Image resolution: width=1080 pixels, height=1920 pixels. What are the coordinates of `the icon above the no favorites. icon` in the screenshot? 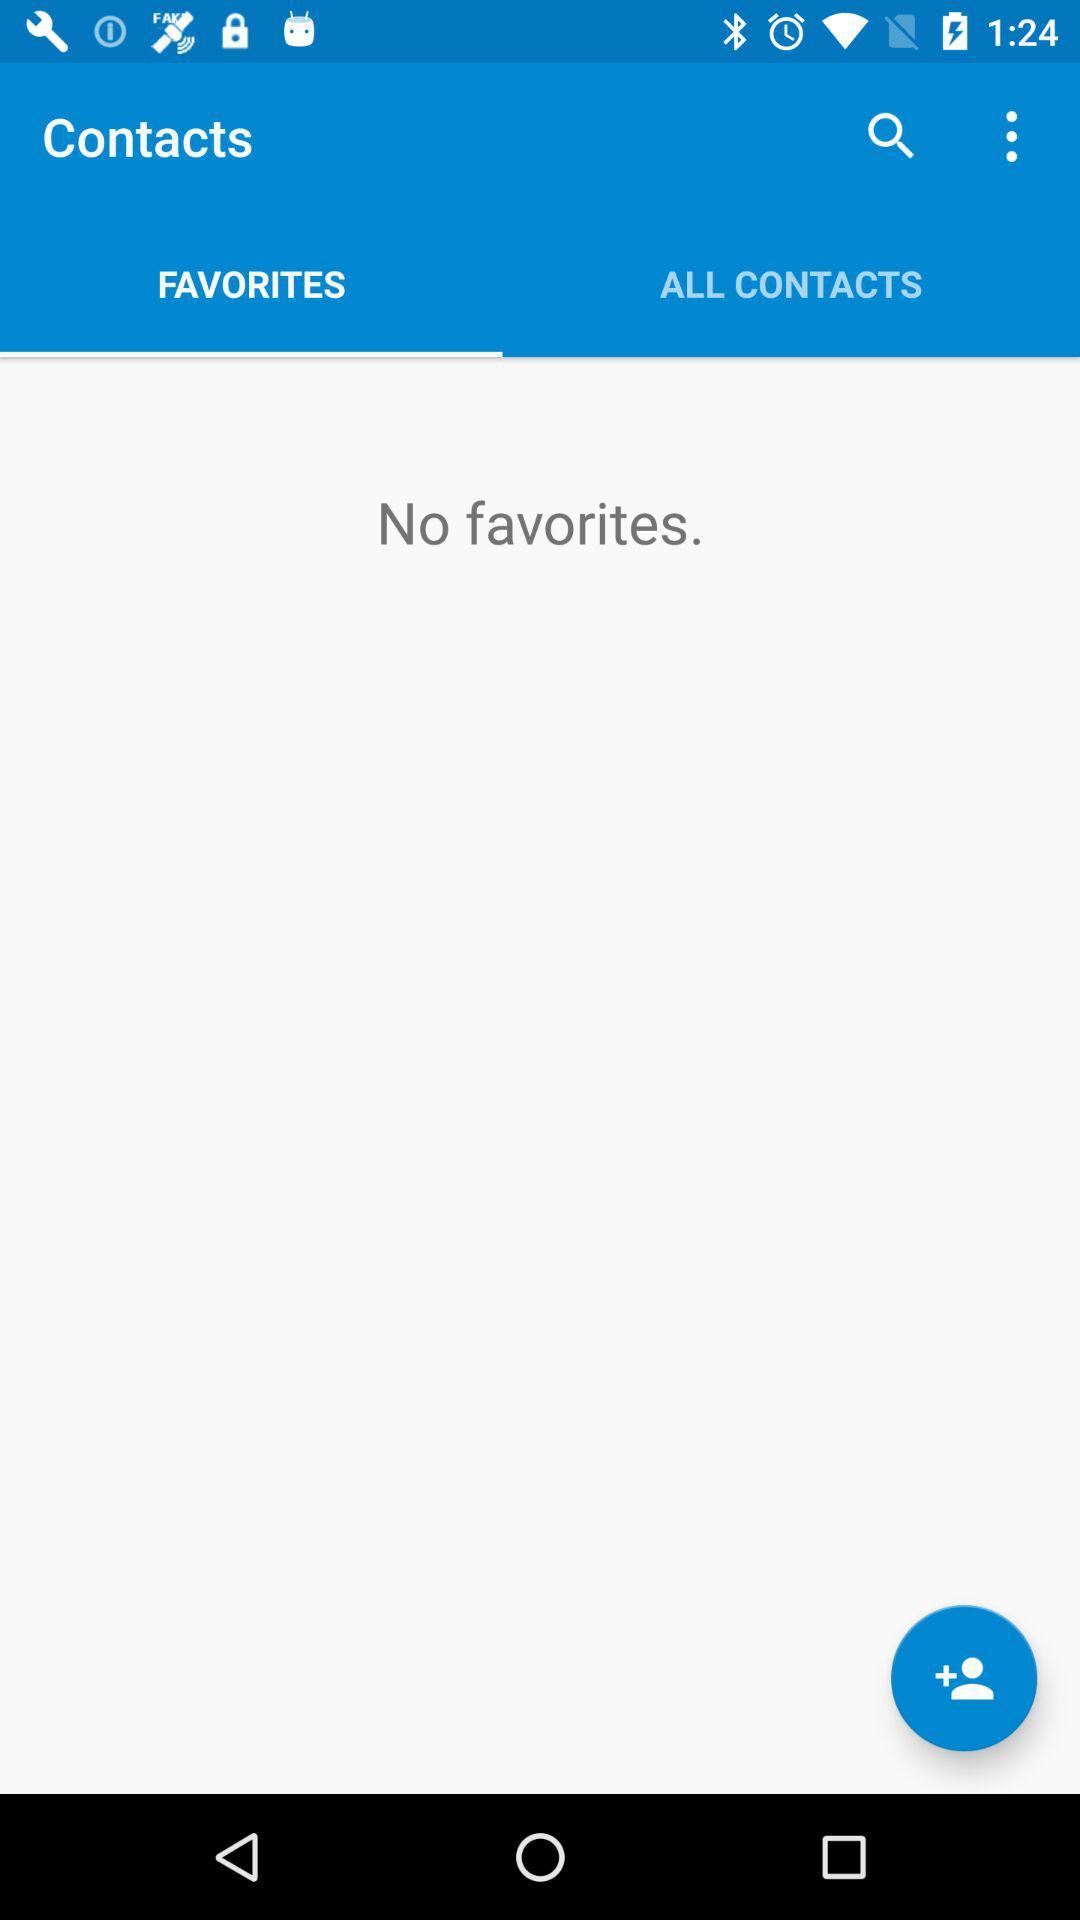 It's located at (790, 282).